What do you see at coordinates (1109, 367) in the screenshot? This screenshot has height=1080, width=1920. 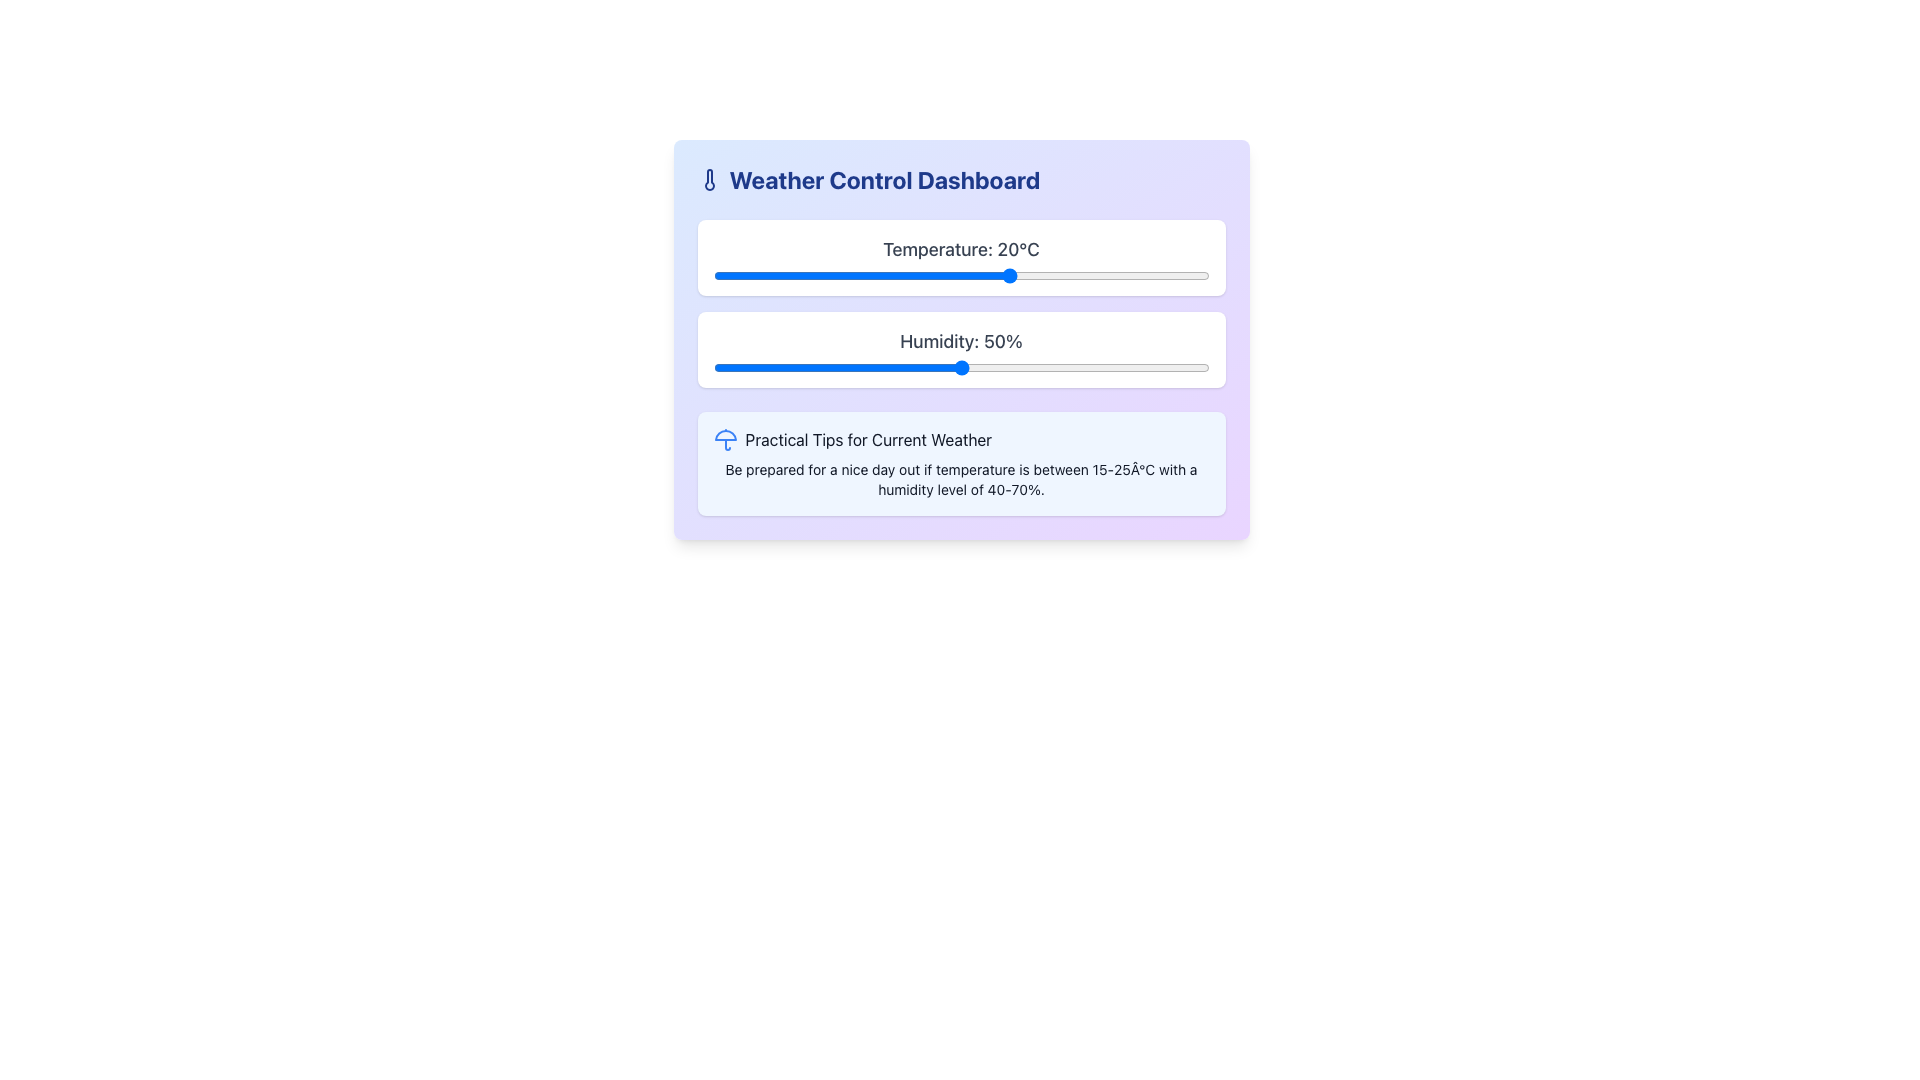 I see `the humidity level` at bounding box center [1109, 367].